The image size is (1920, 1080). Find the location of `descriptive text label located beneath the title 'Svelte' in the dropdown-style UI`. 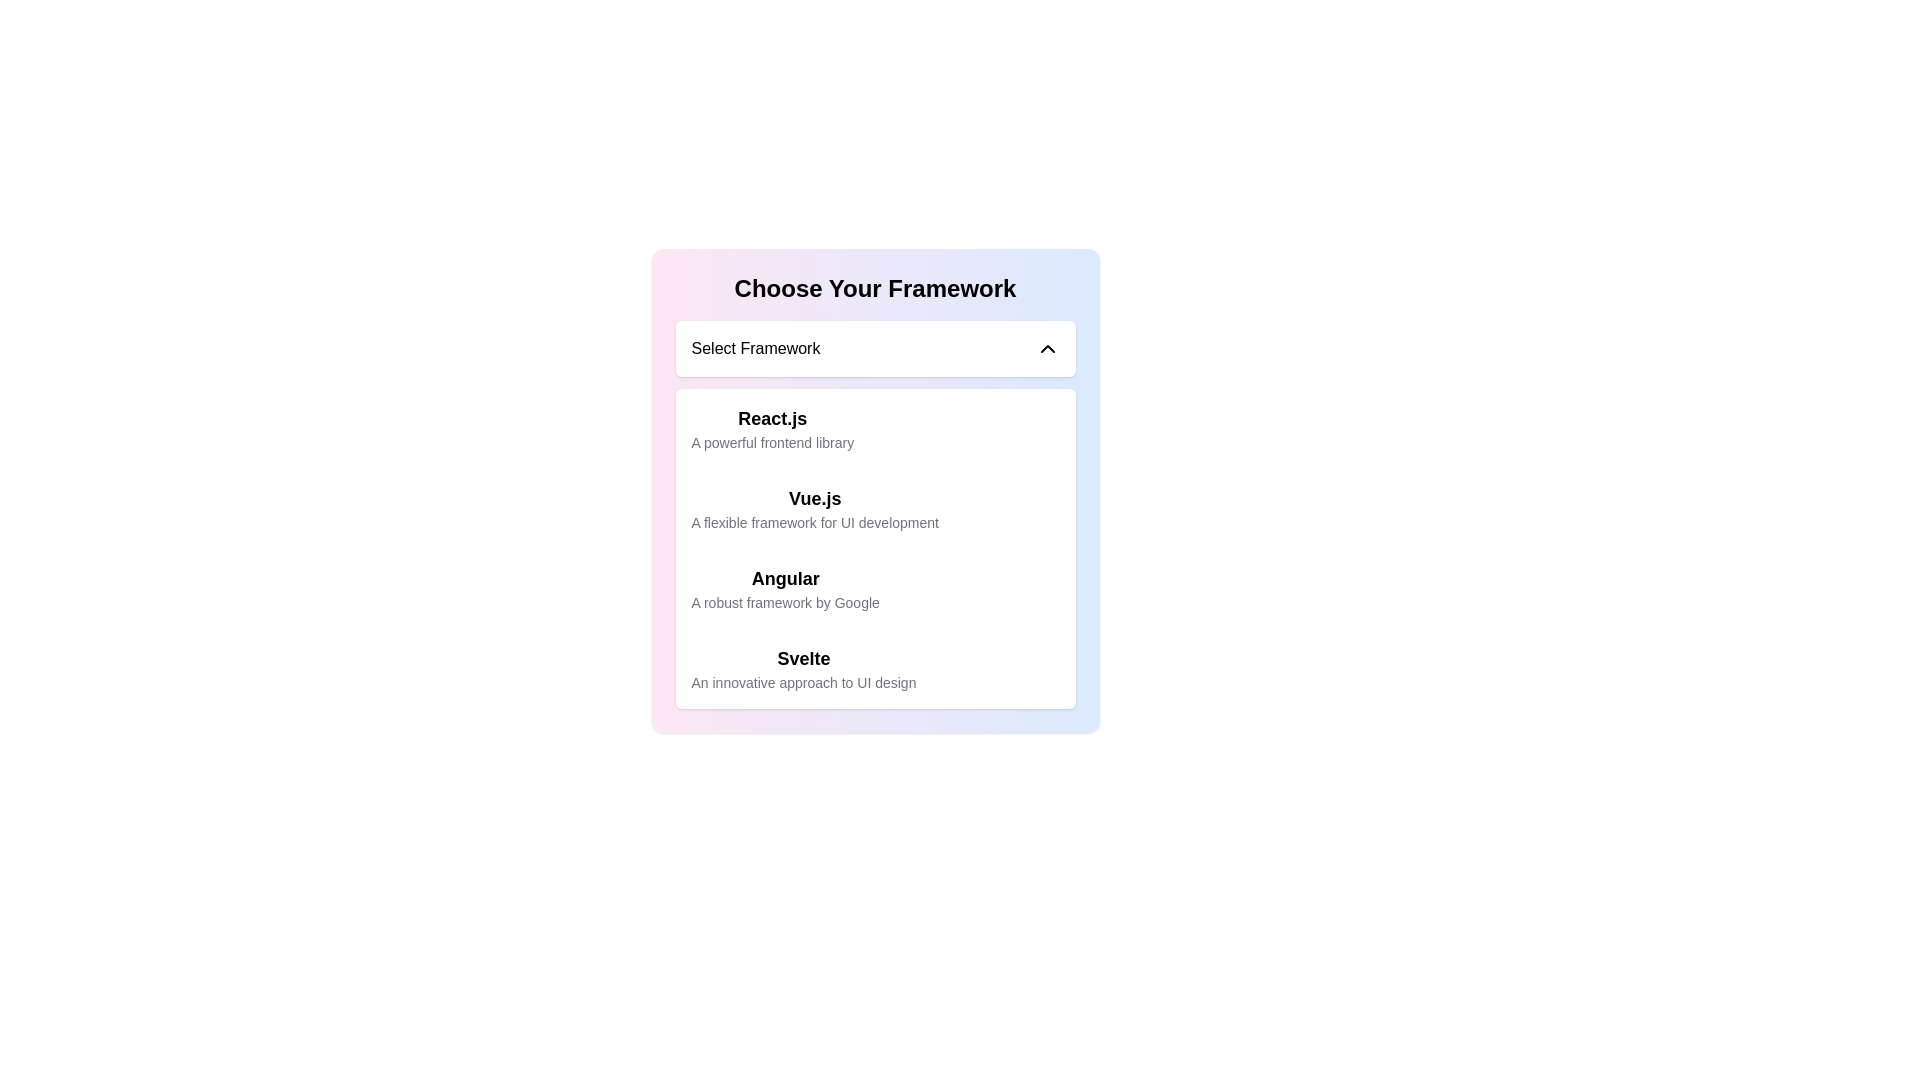

descriptive text label located beneath the title 'Svelte' in the dropdown-style UI is located at coordinates (803, 681).